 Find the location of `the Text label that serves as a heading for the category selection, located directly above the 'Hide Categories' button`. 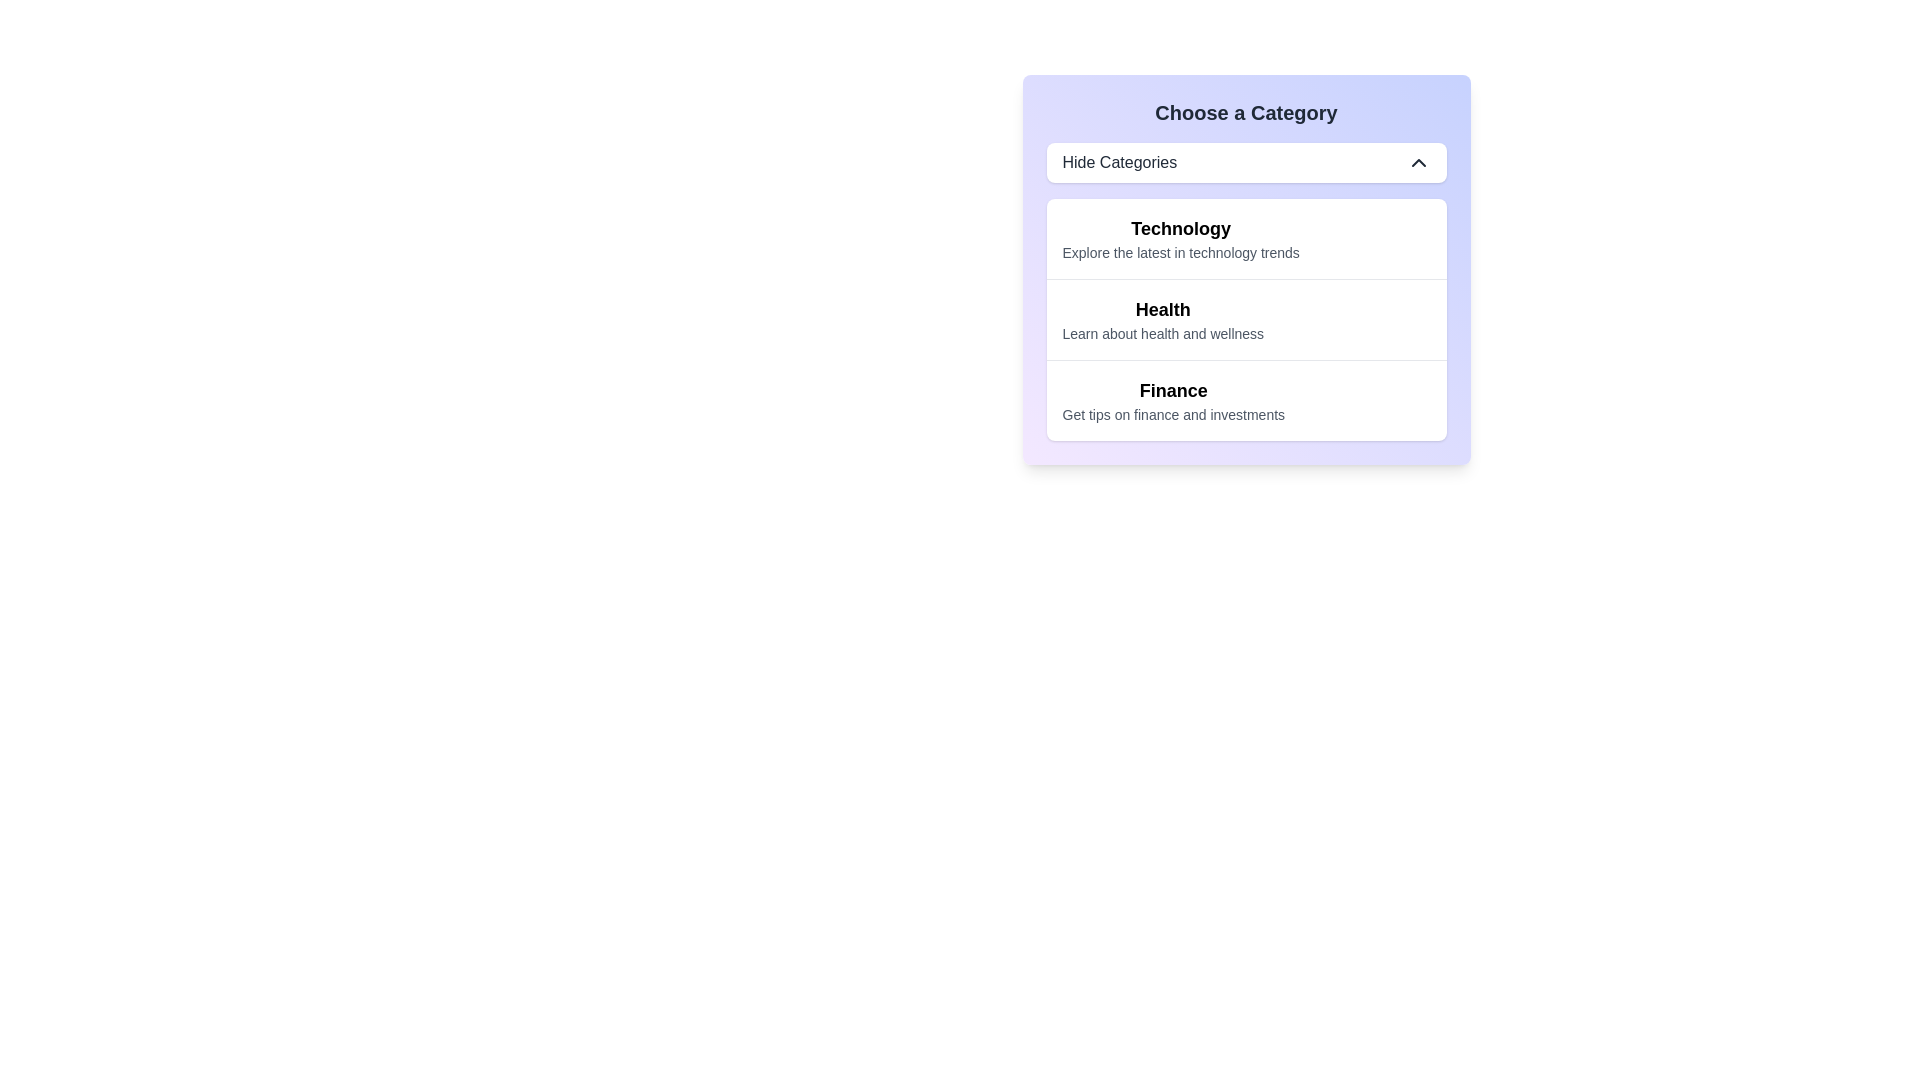

the Text label that serves as a heading for the category selection, located directly above the 'Hide Categories' button is located at coordinates (1245, 112).